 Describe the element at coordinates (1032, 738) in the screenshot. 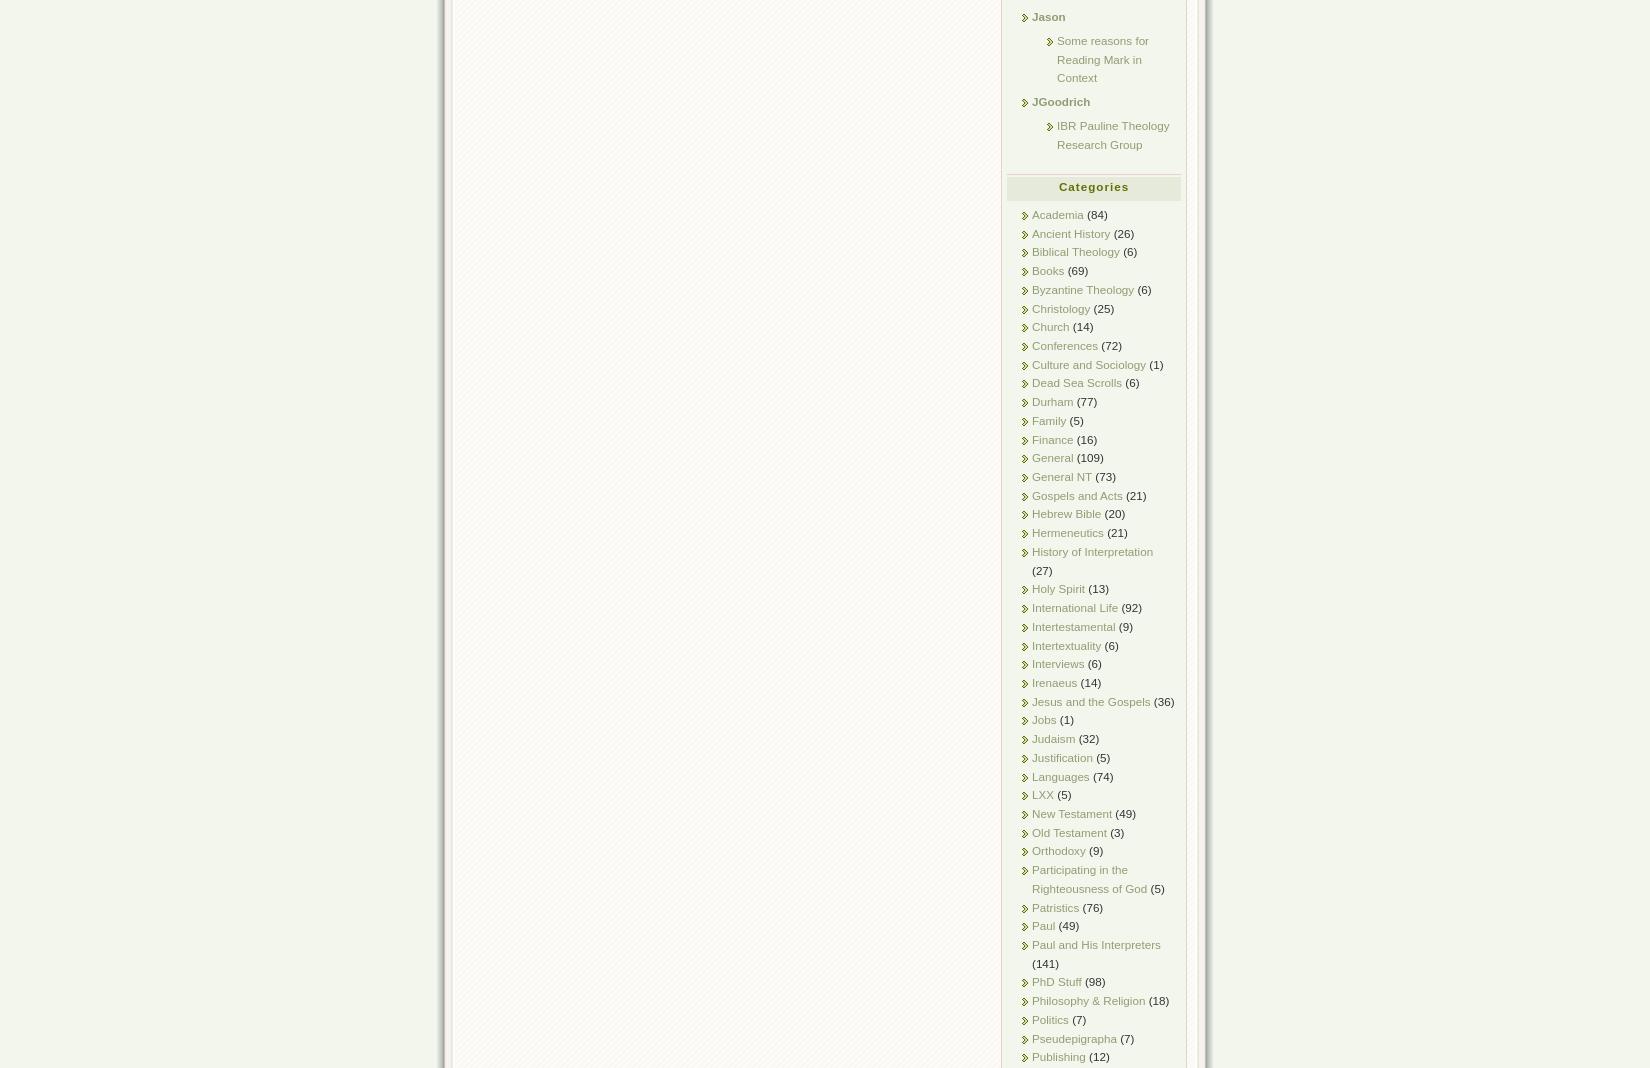

I see `'Judaism'` at that location.